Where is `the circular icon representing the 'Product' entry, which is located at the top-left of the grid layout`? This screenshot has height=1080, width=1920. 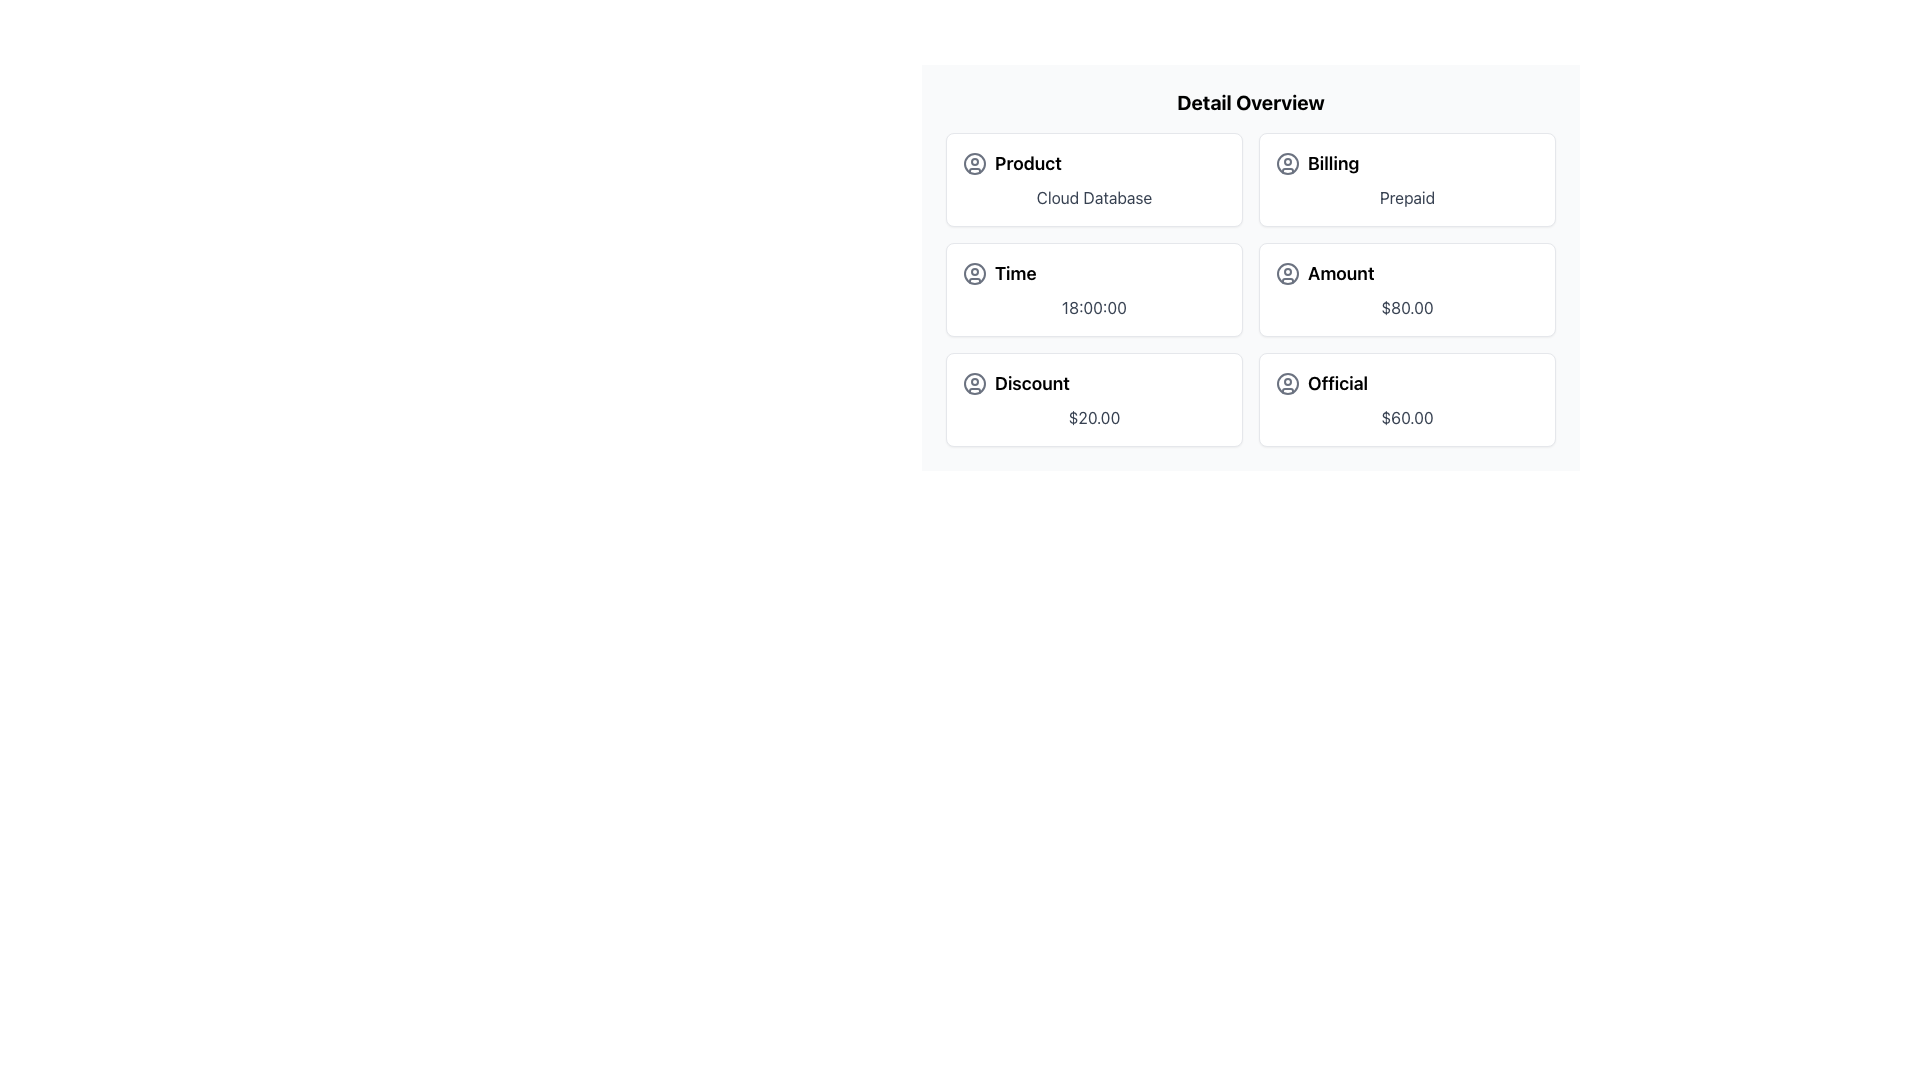
the circular icon representing the 'Product' entry, which is located at the top-left of the grid layout is located at coordinates (974, 163).